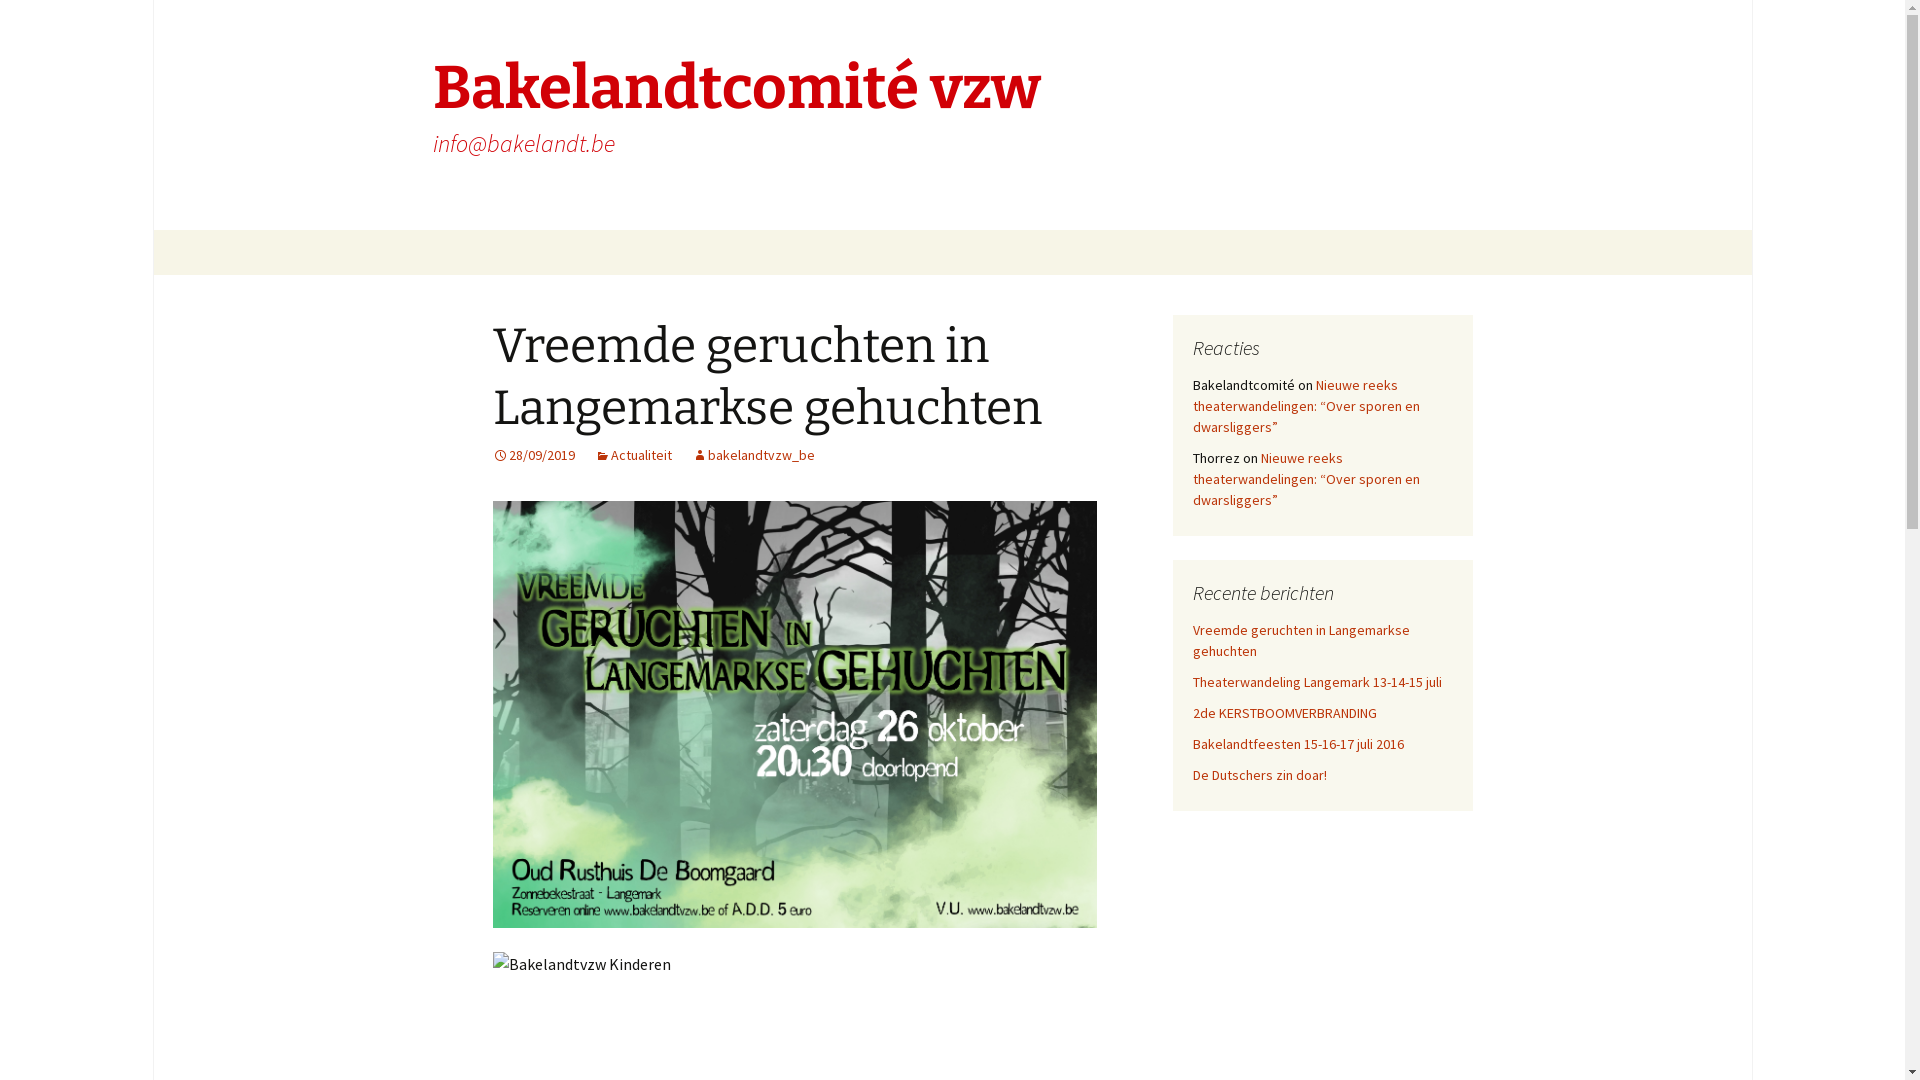  I want to click on 'bakelandtvzw_be', so click(691, 455).